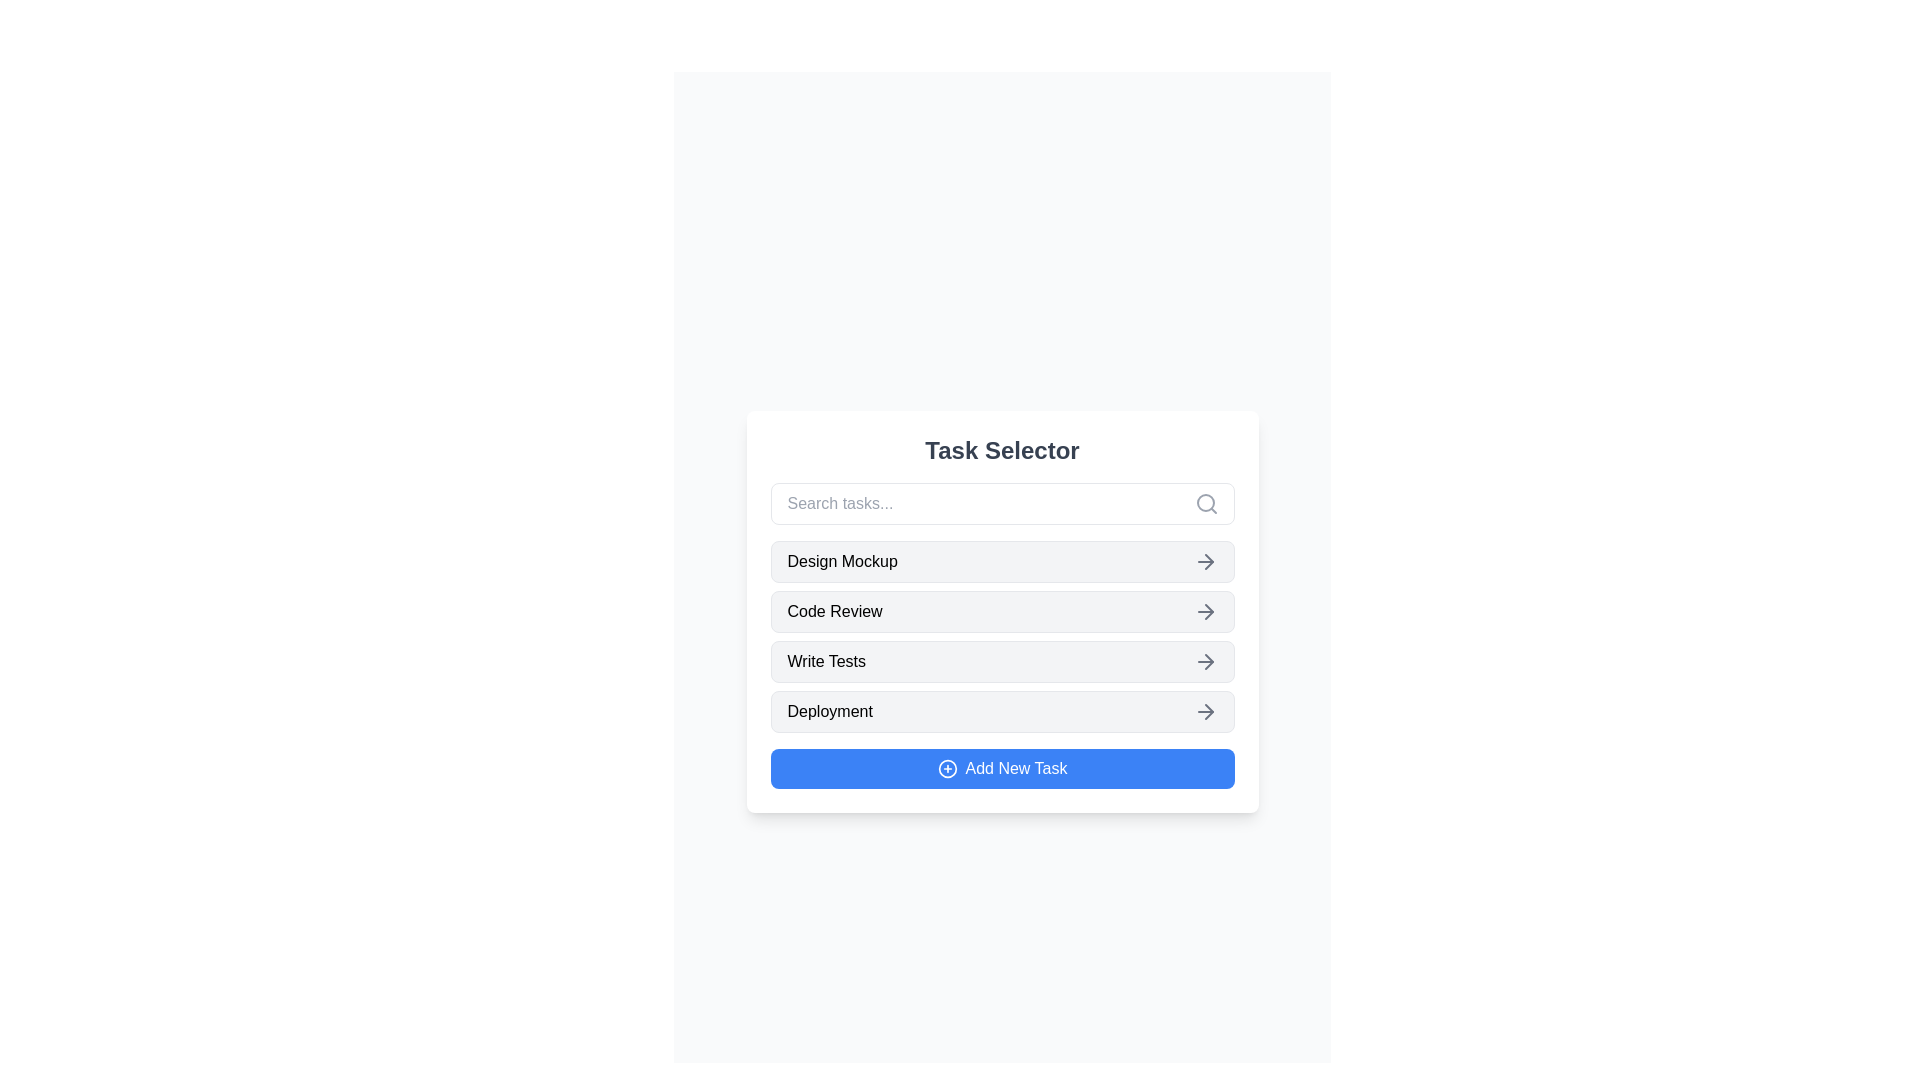  Describe the element at coordinates (946, 767) in the screenshot. I see `the circular icon in the blue 'Add New Task' button, which is located at the bottom of the task management interface` at that location.